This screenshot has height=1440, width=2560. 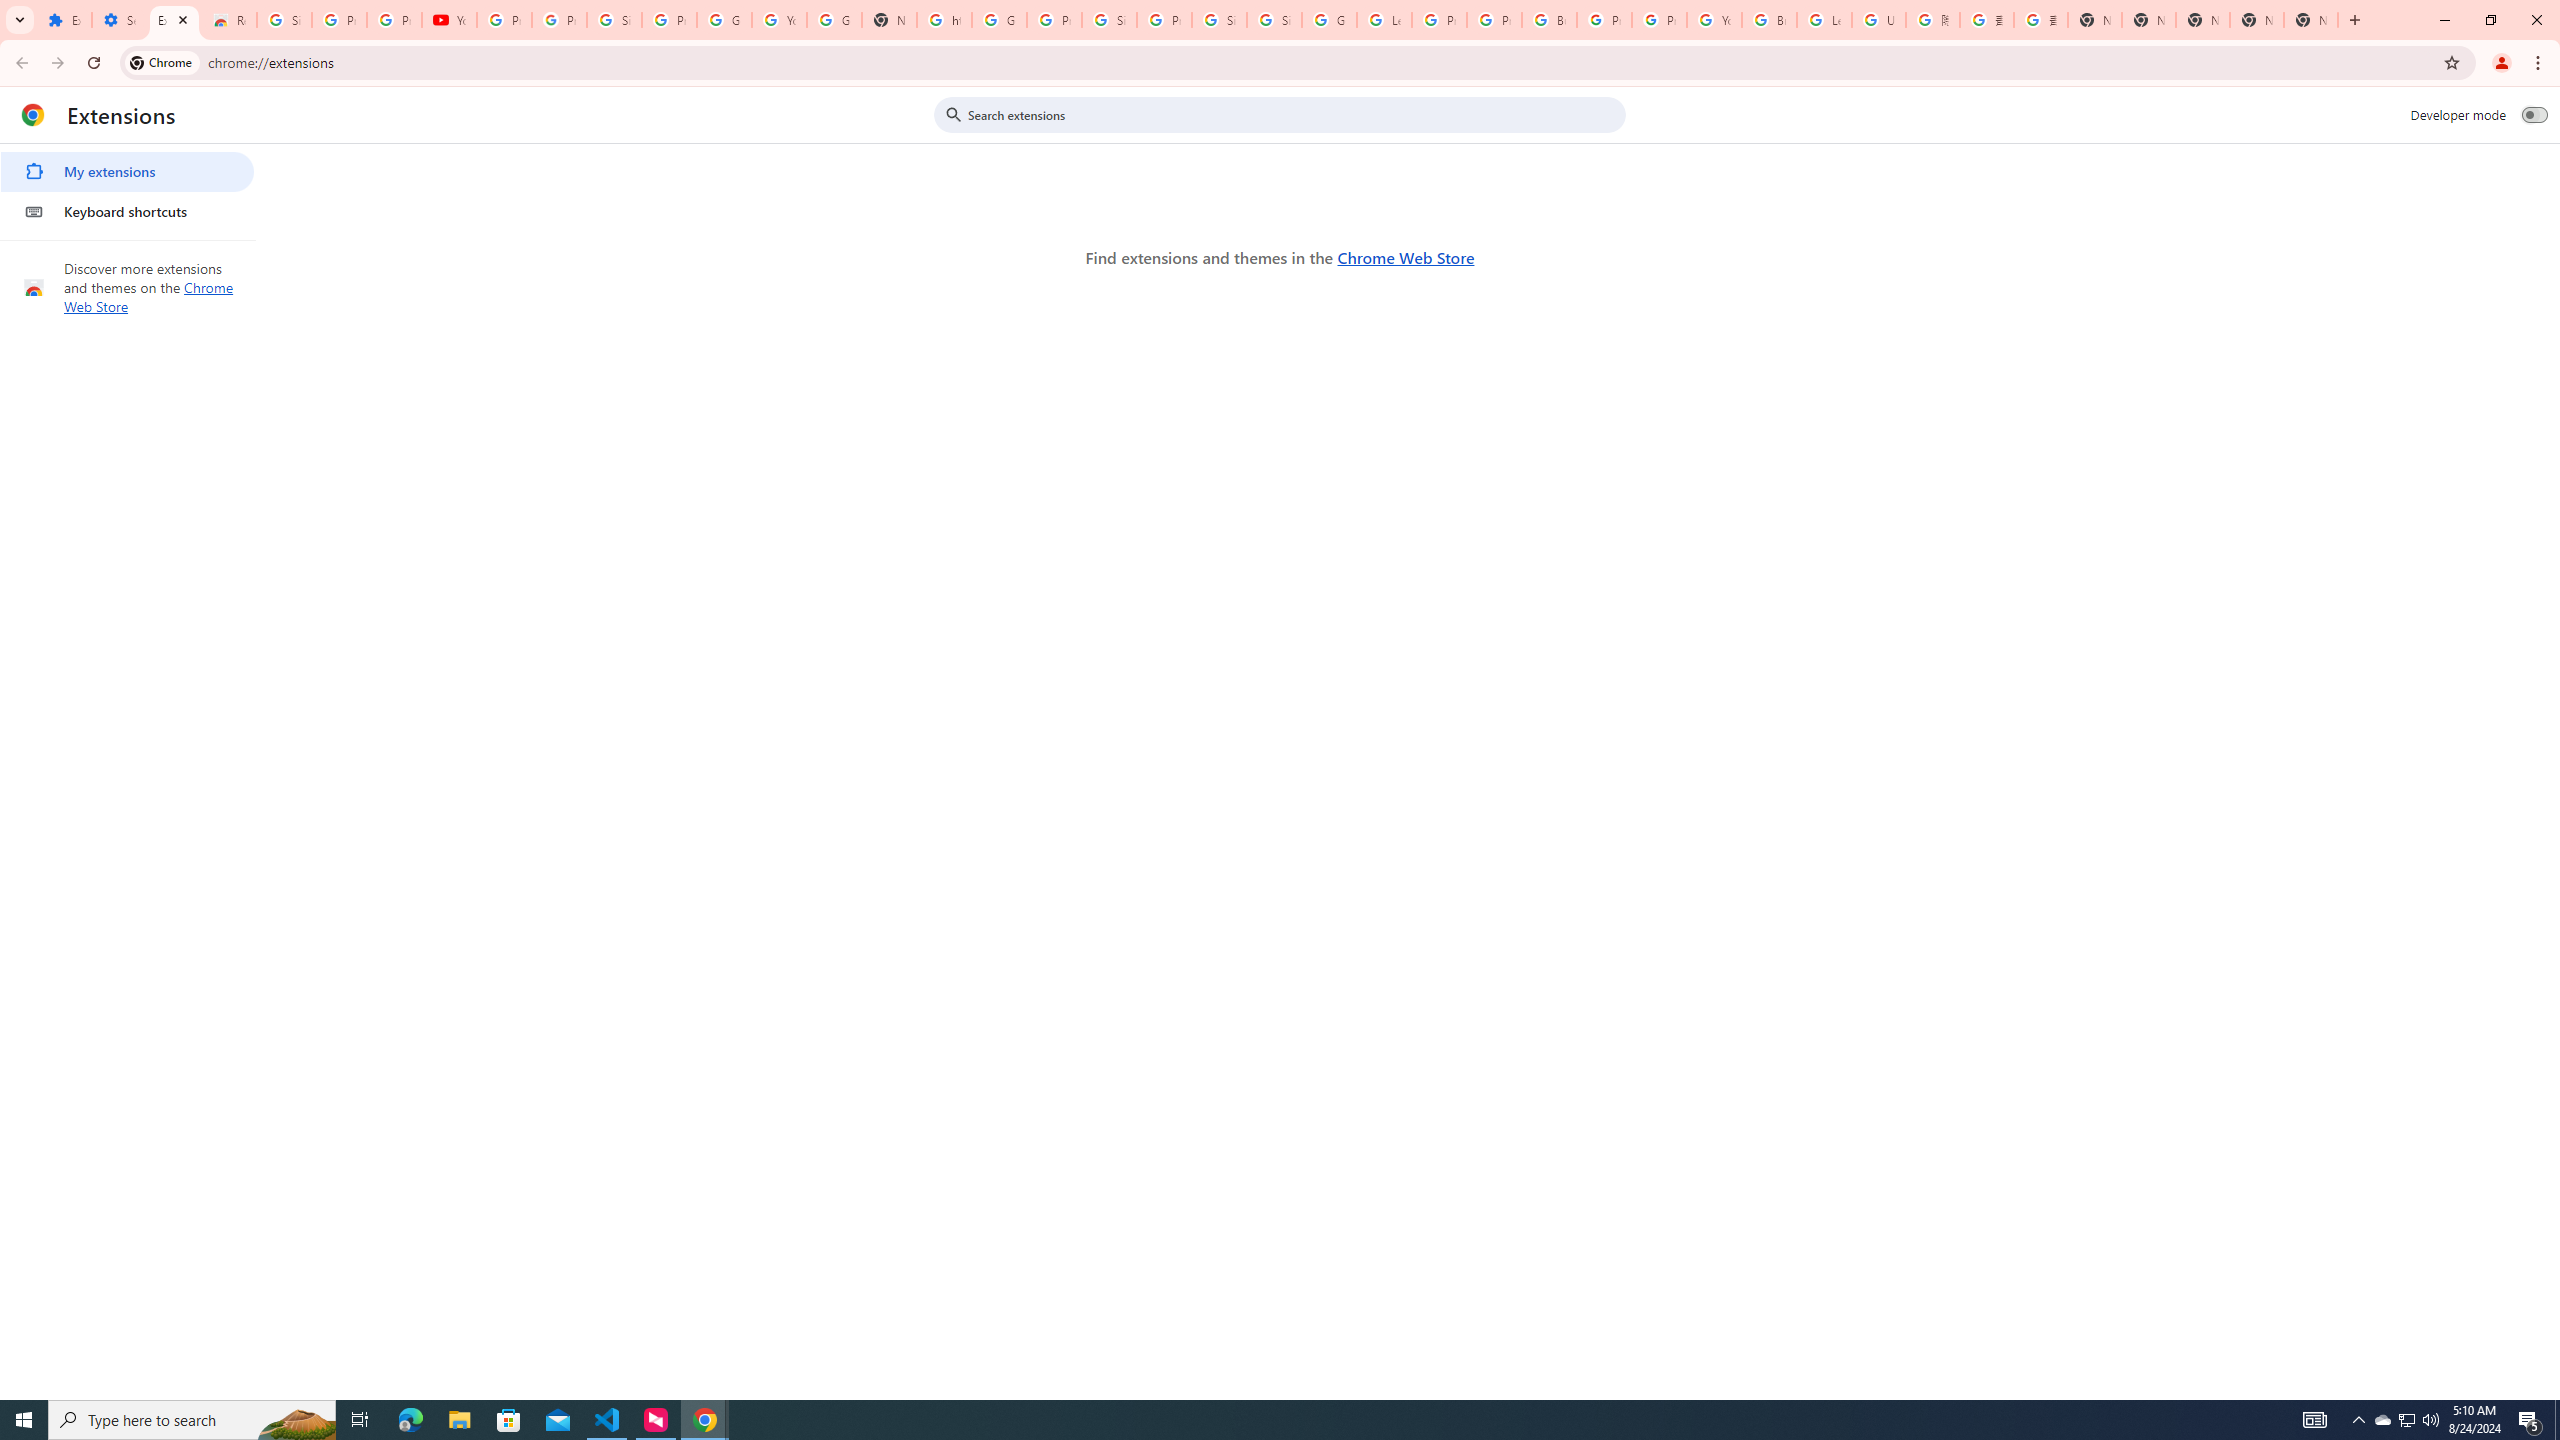 I want to click on 'Keyboard shortcuts', so click(x=126, y=210).